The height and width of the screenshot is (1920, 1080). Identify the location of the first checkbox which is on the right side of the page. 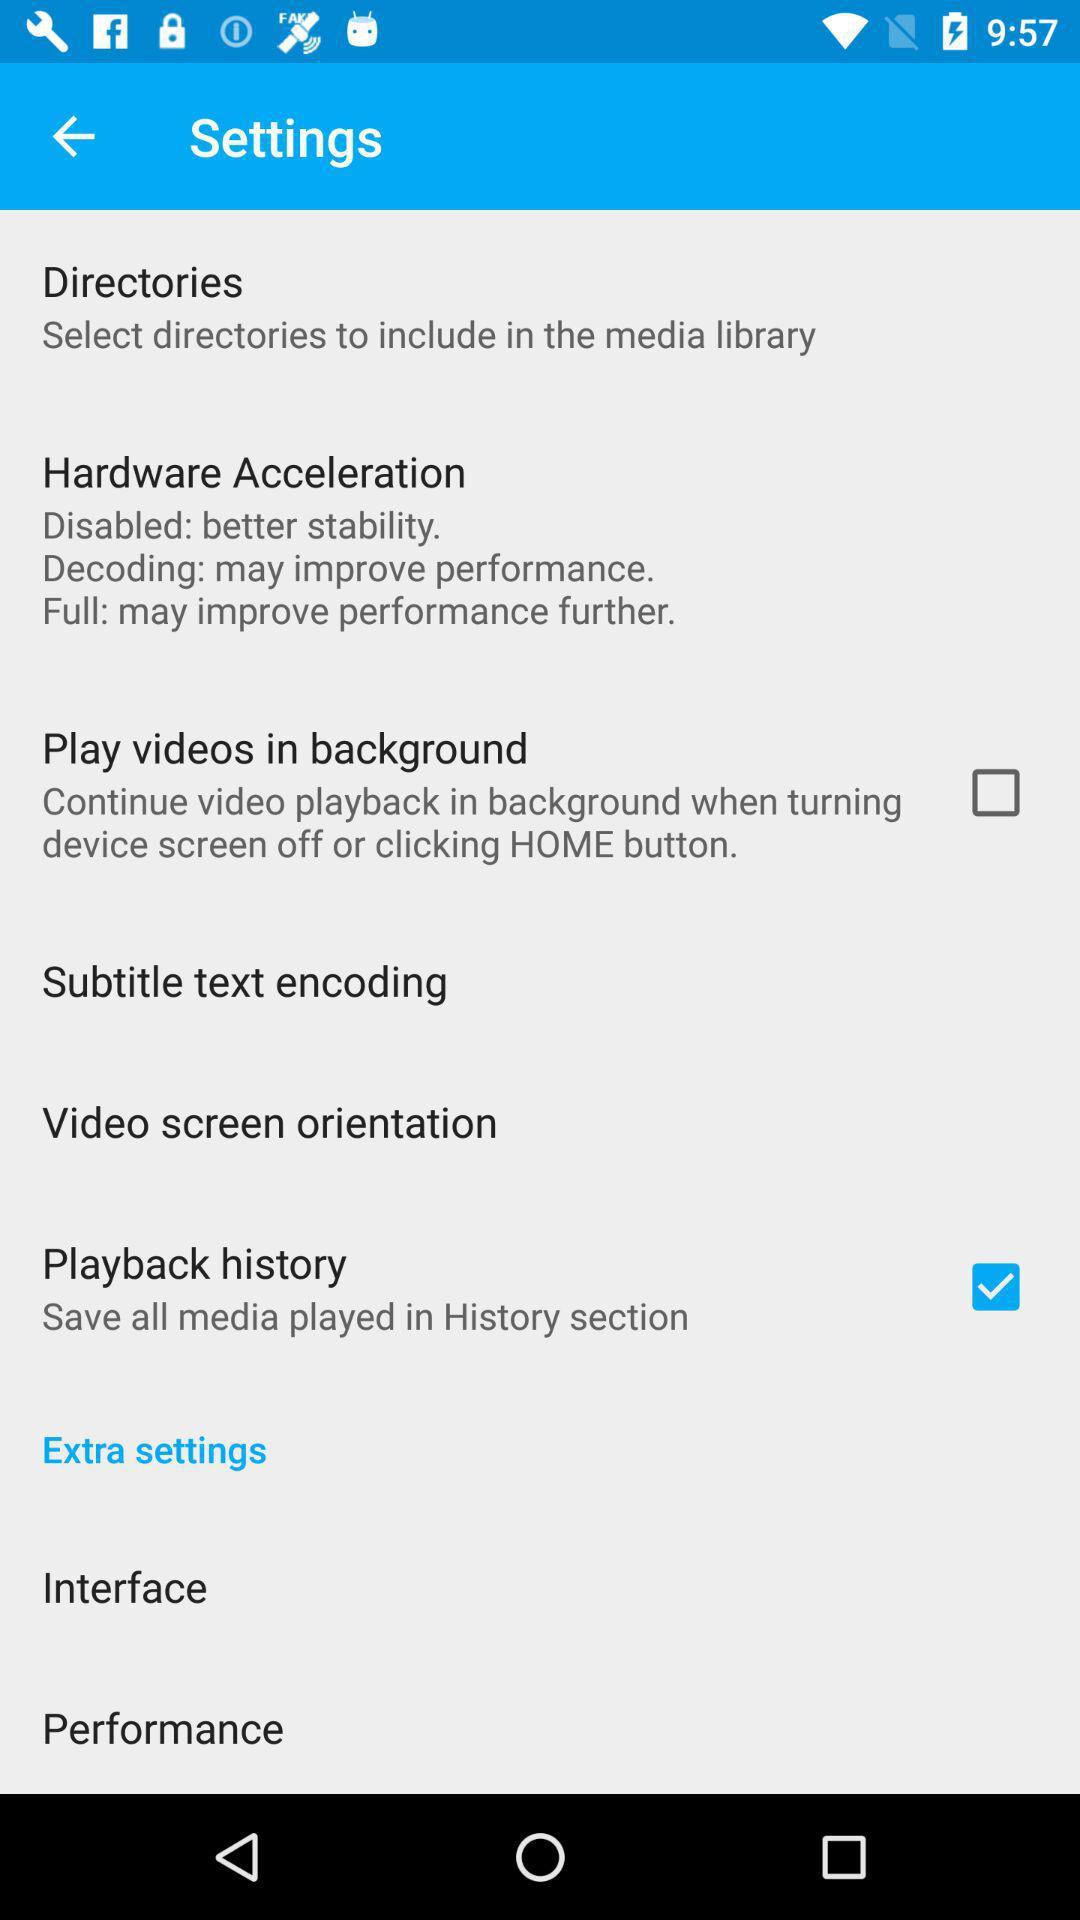
(995, 791).